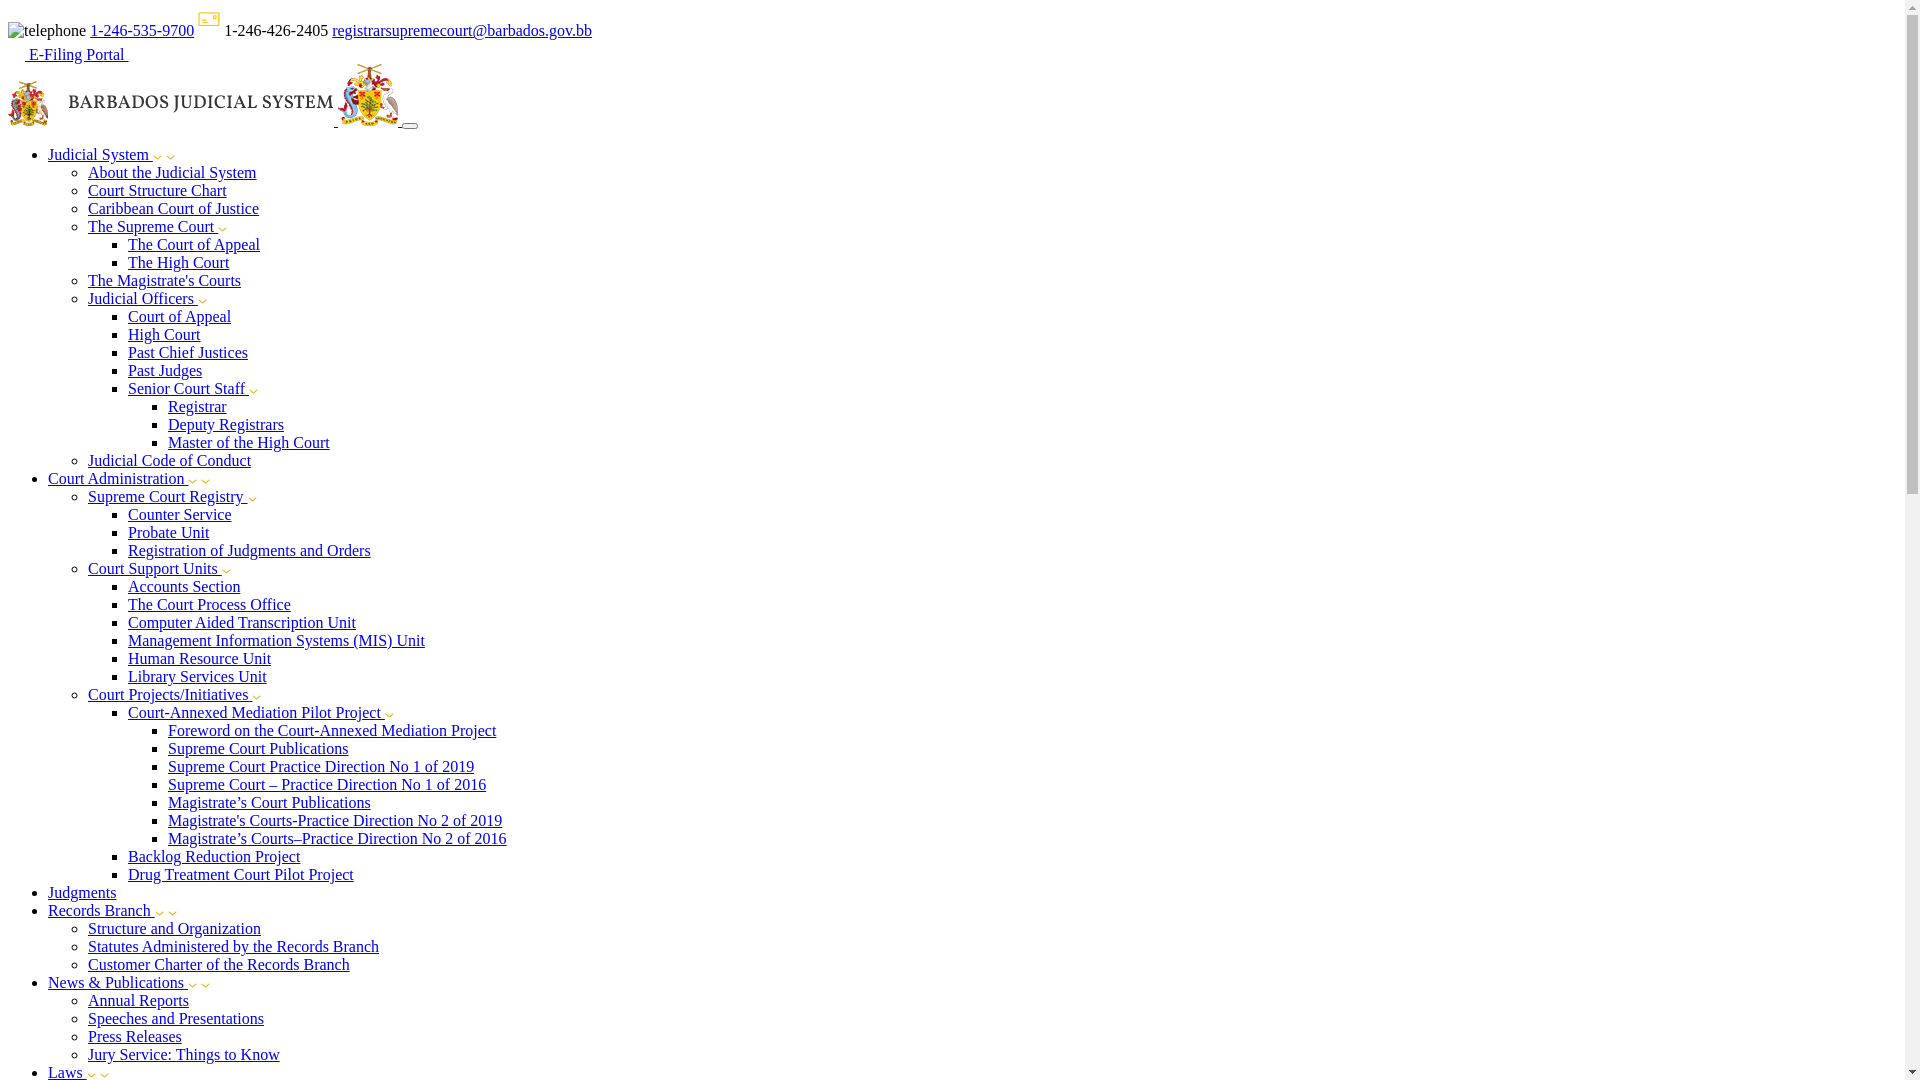  Describe the element at coordinates (219, 963) in the screenshot. I see `'Customer Charter of the Records Branch'` at that location.